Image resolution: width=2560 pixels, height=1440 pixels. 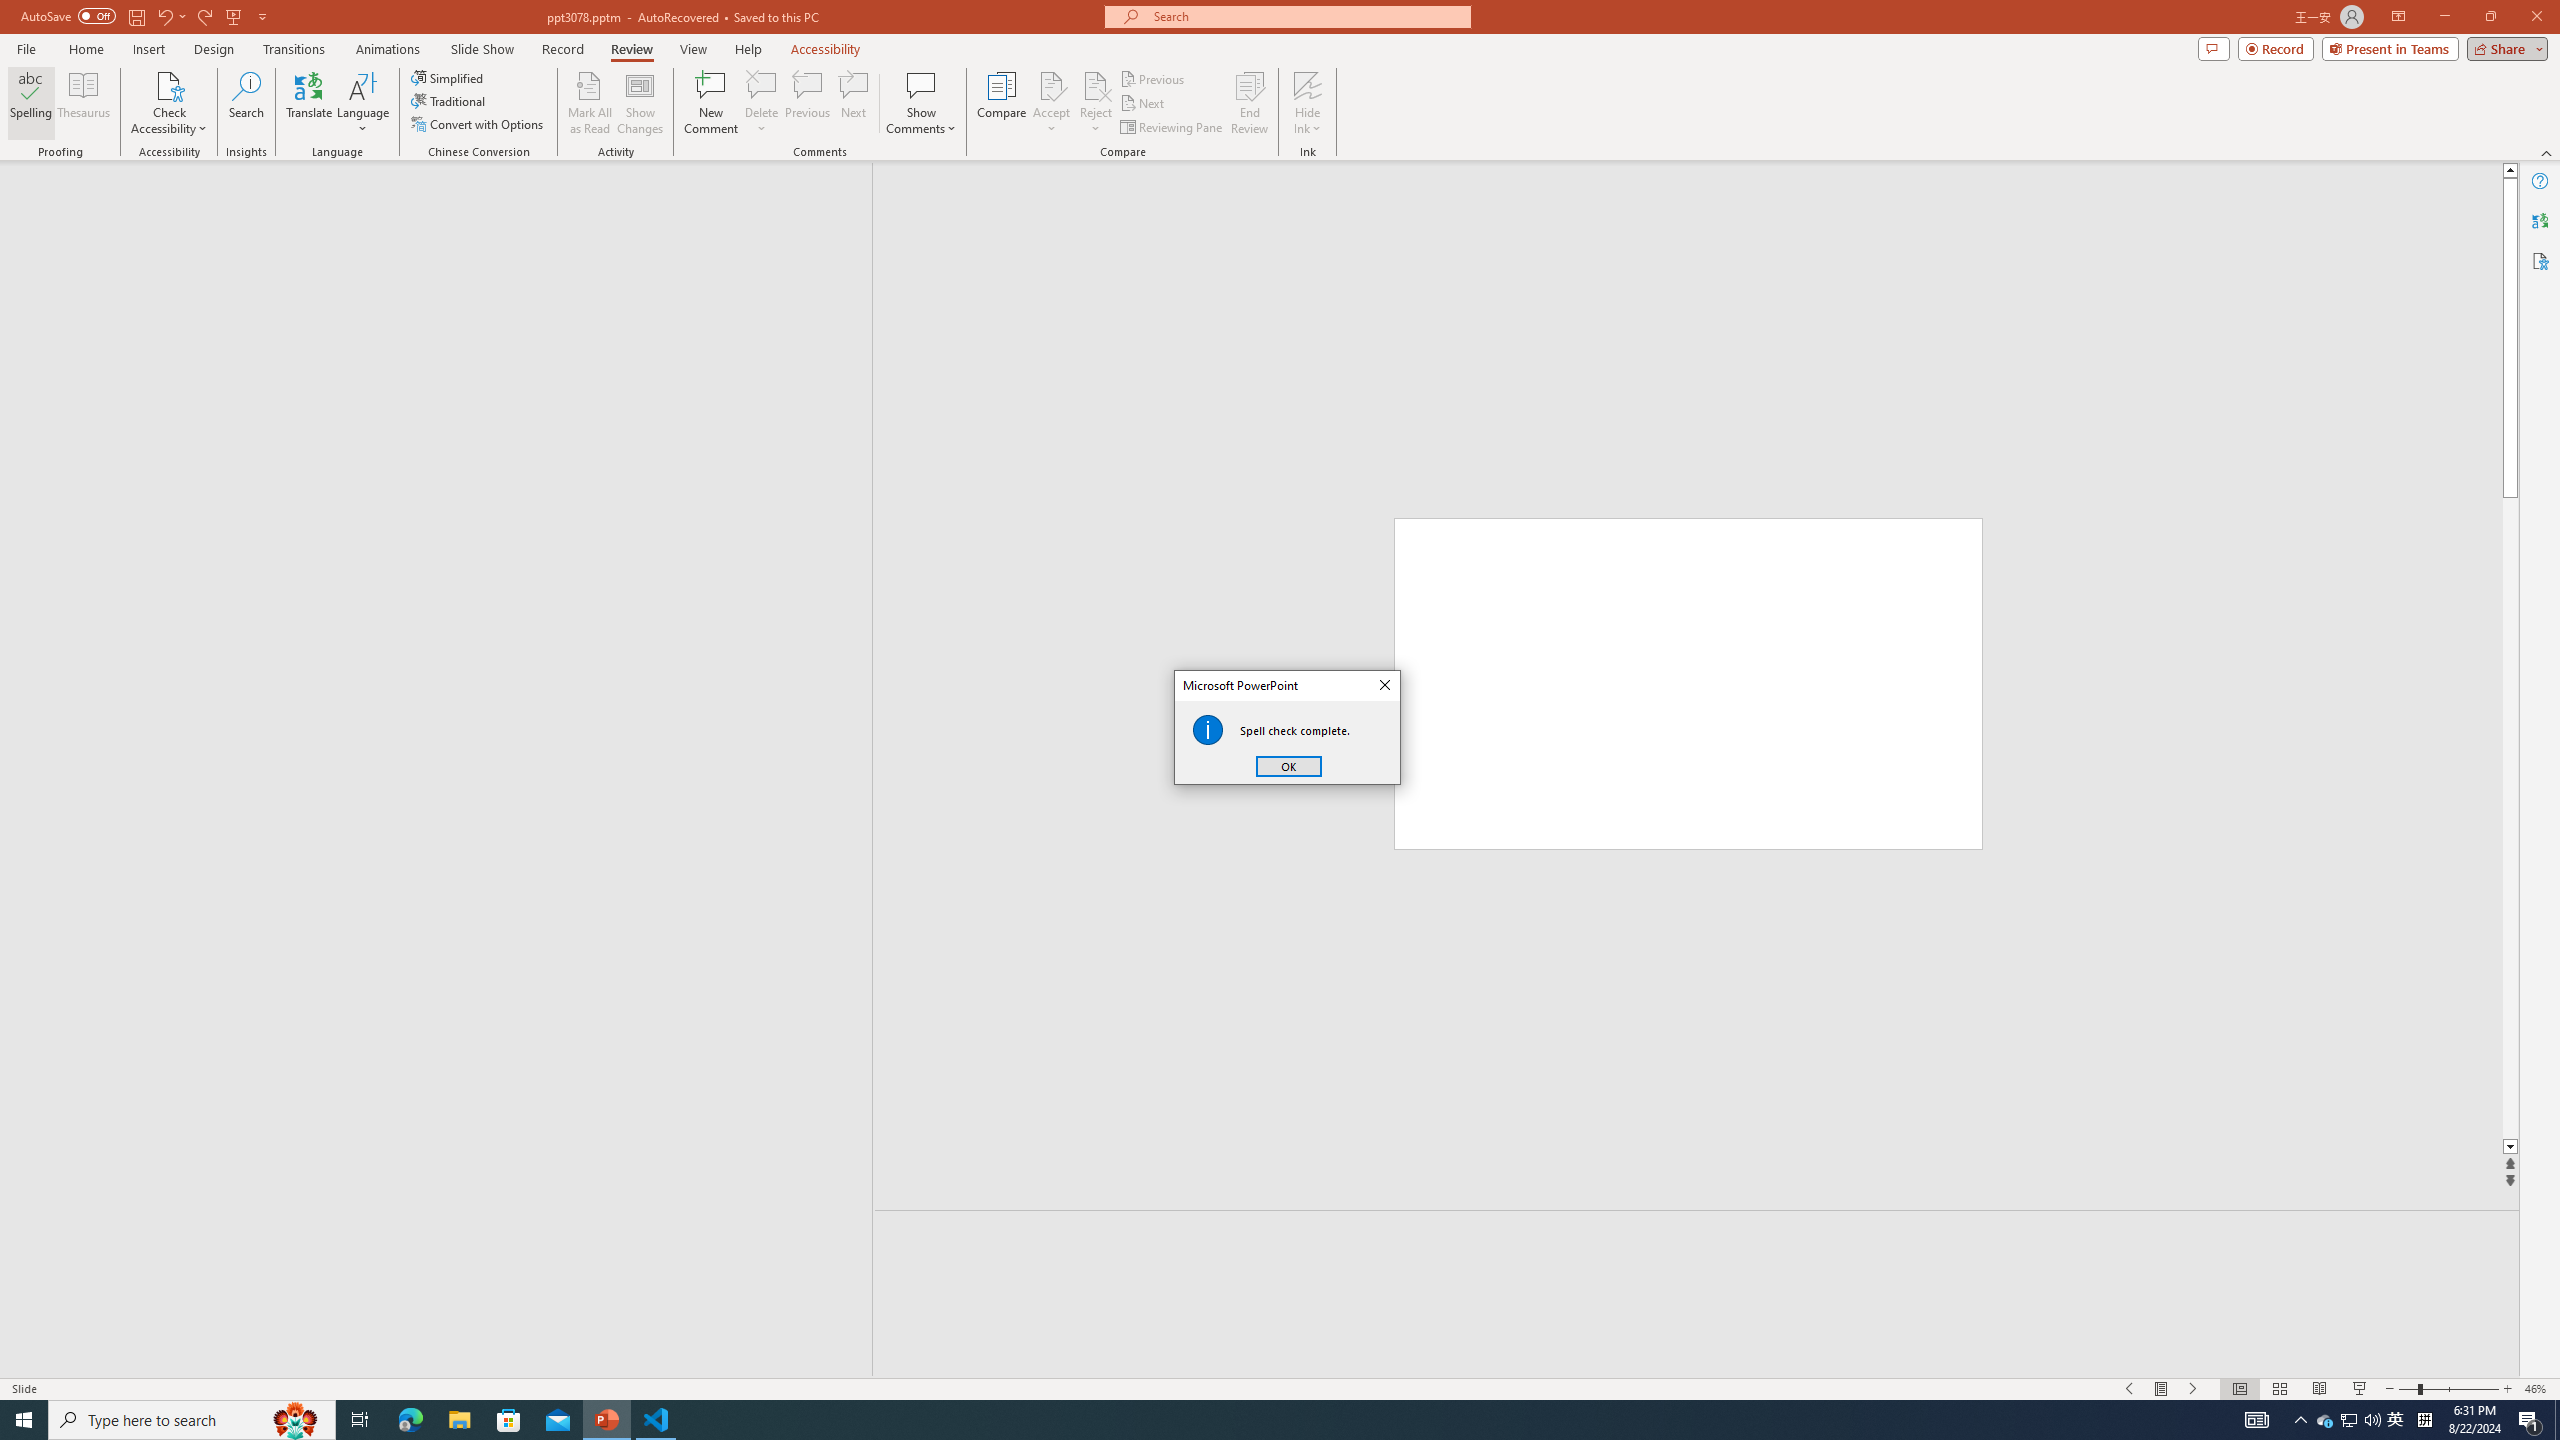 I want to click on 'User Promoted Notification Area', so click(x=2349, y=1418).